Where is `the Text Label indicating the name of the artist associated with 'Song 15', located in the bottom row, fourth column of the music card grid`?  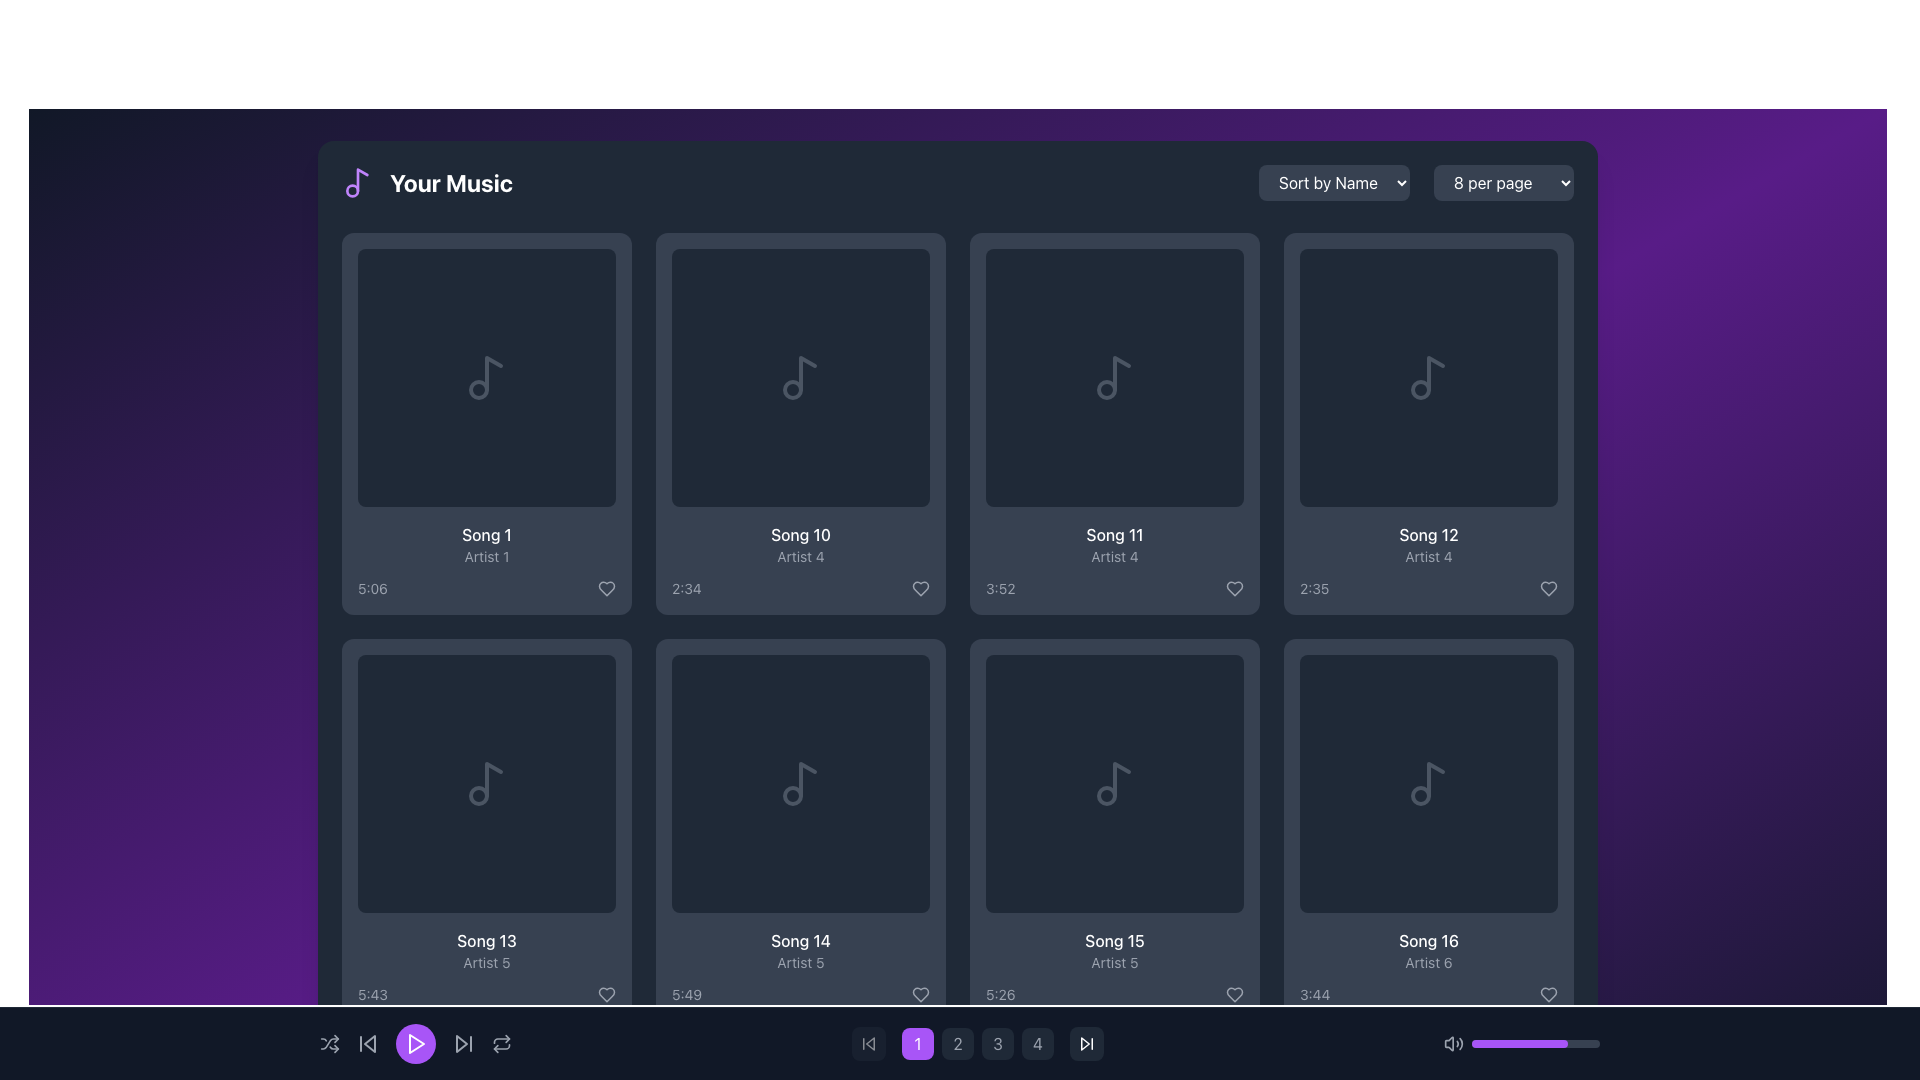
the Text Label indicating the name of the artist associated with 'Song 15', located in the bottom row, fourth column of the music card grid is located at coordinates (1113, 962).